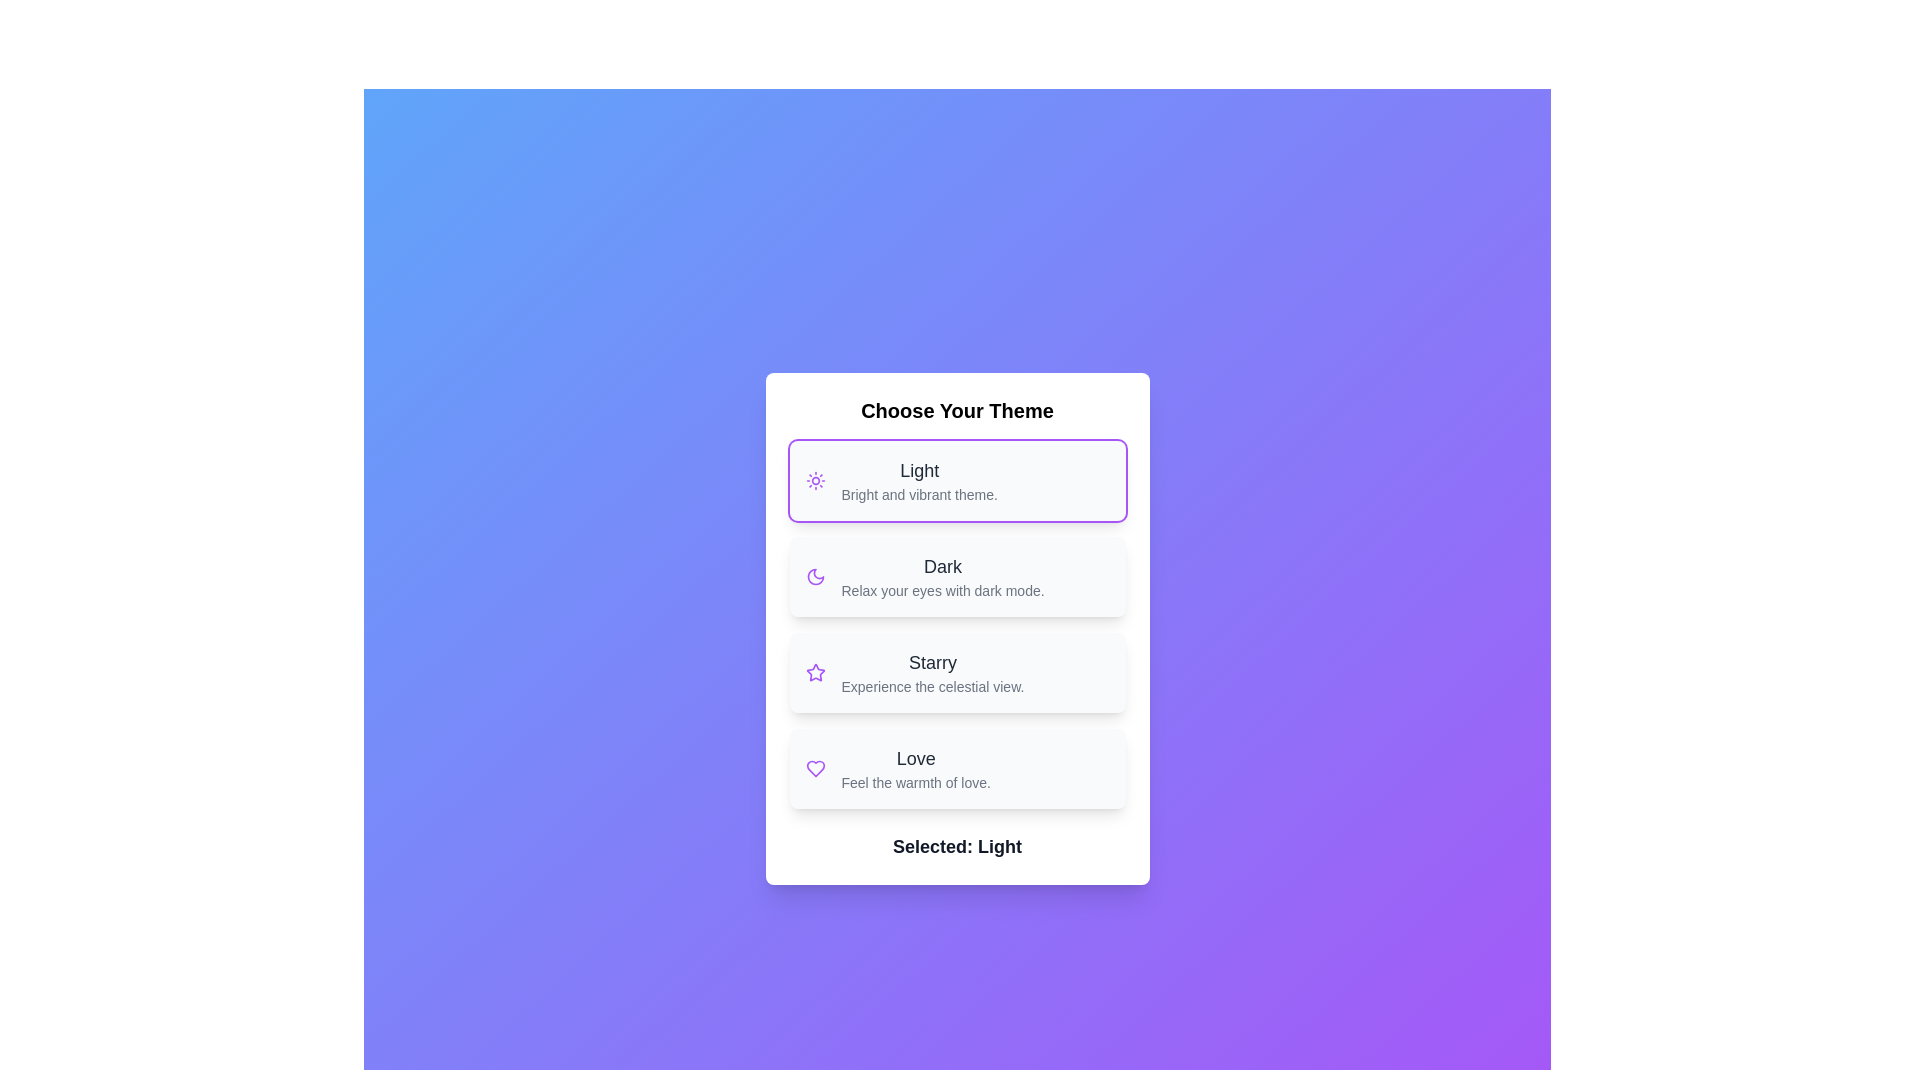 This screenshot has width=1920, height=1080. What do you see at coordinates (956, 481) in the screenshot?
I see `the theme Light by clicking on its corresponding area` at bounding box center [956, 481].